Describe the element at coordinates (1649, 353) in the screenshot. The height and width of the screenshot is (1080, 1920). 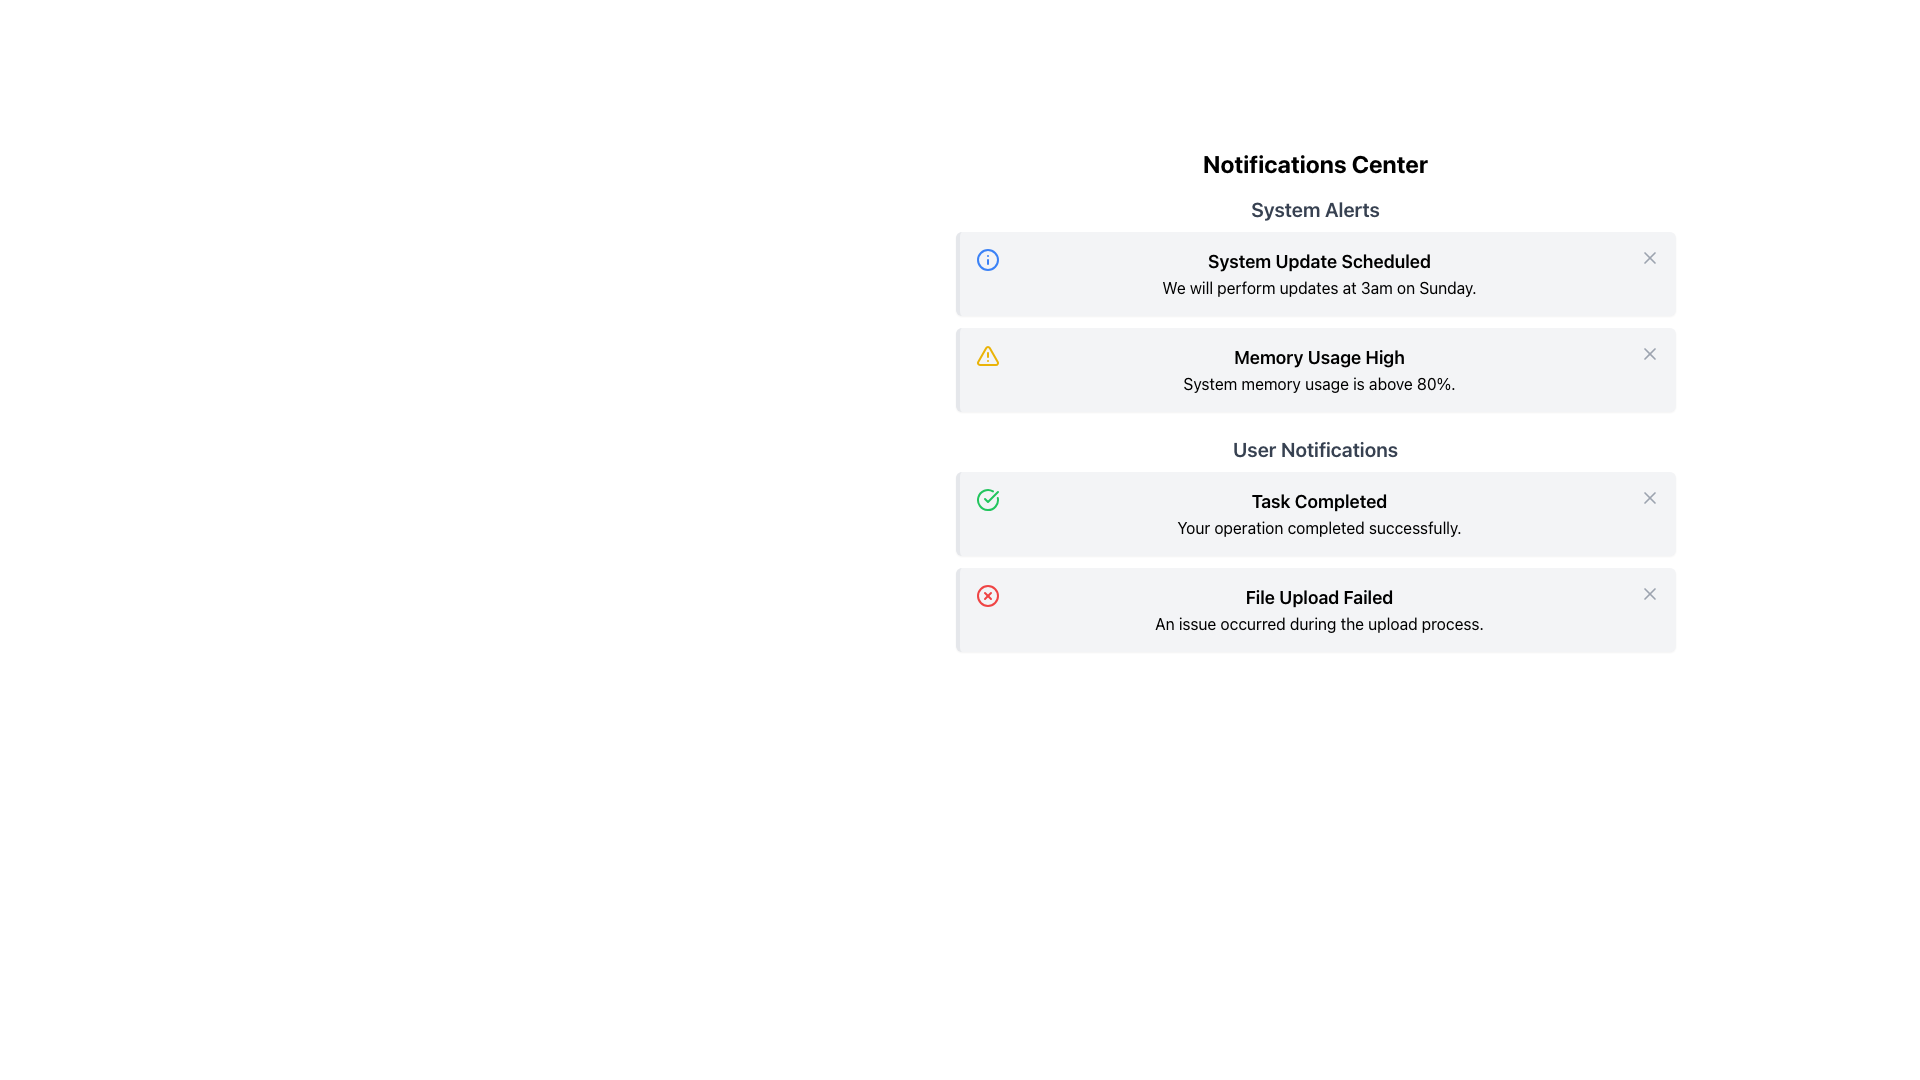
I see `the cross icon representing the dismiss action for the 'Memory Usage High' notification card located in the middle-right of the notification under 'System Alerts'` at that location.